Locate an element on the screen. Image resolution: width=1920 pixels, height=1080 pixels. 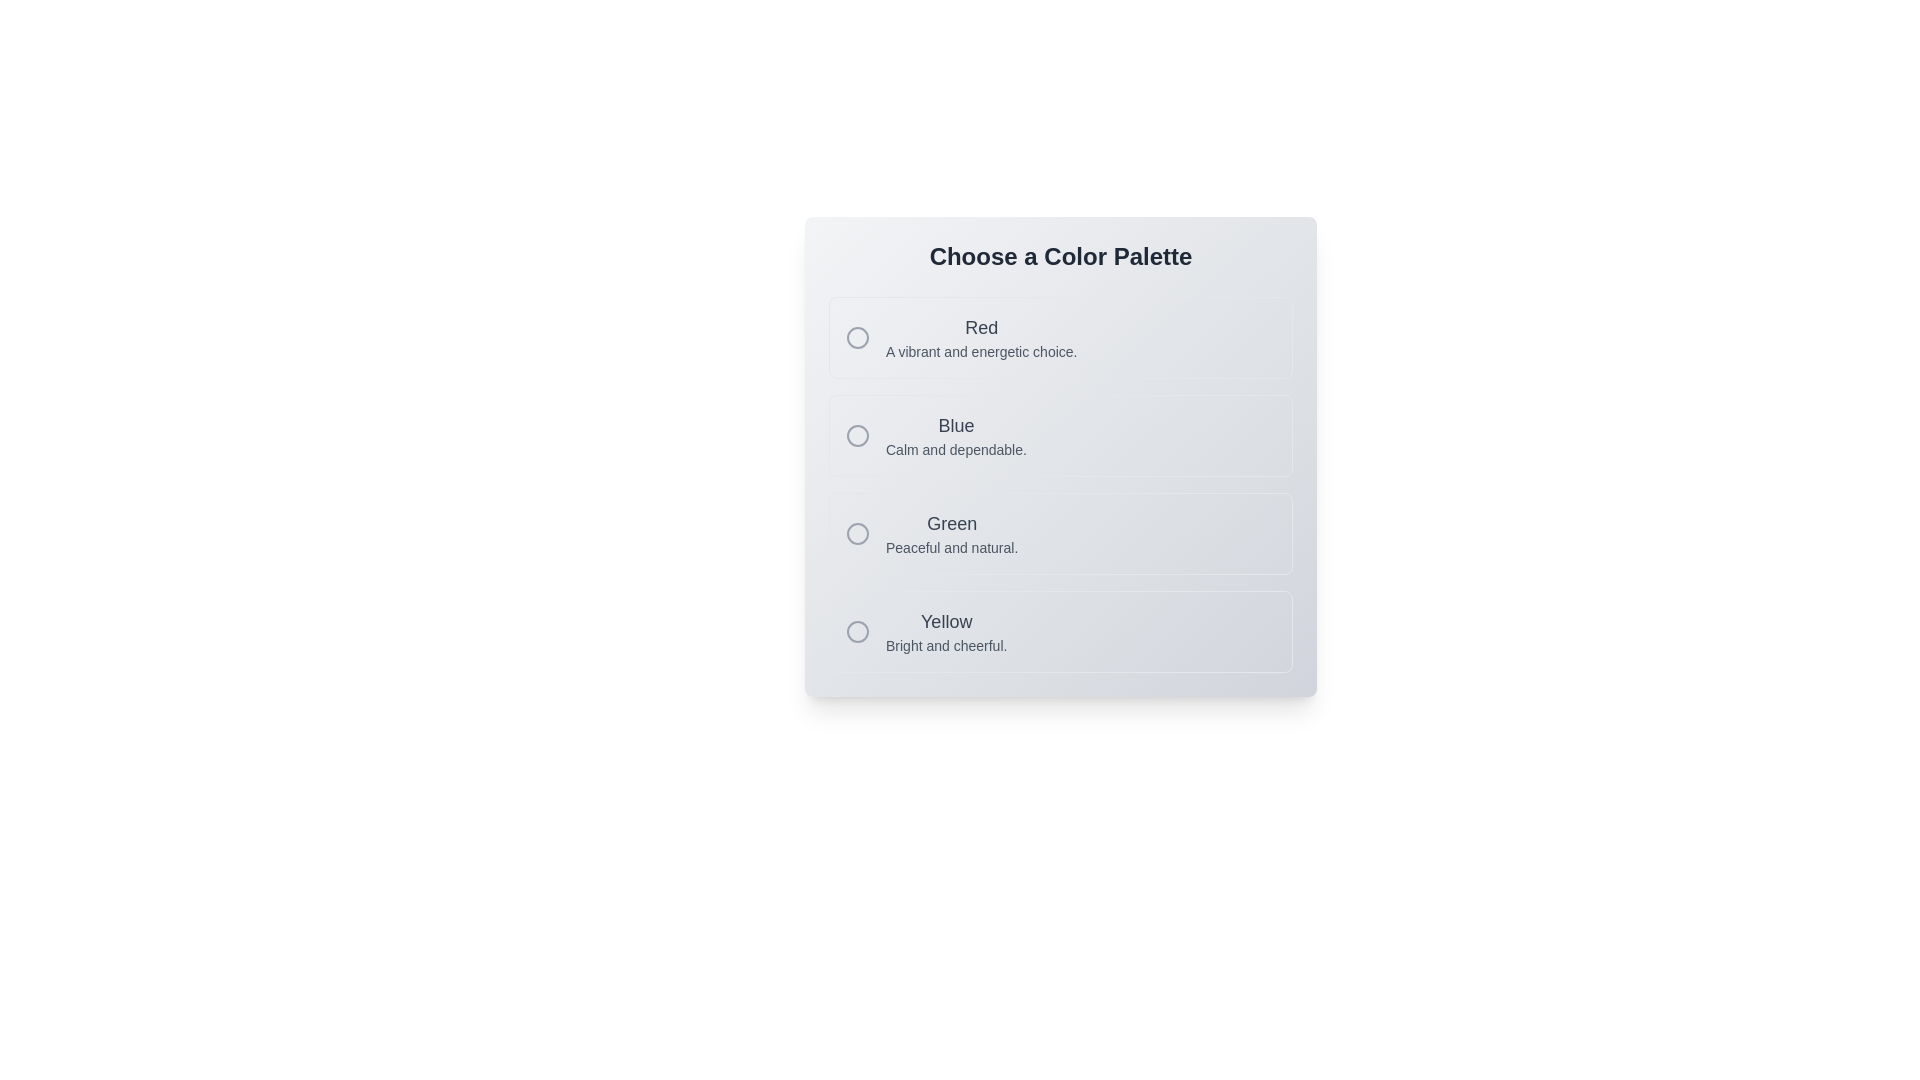
the circular graphic representing the 'Green' option in the selection interface, which is the third option in a vertical list is located at coordinates (858, 532).